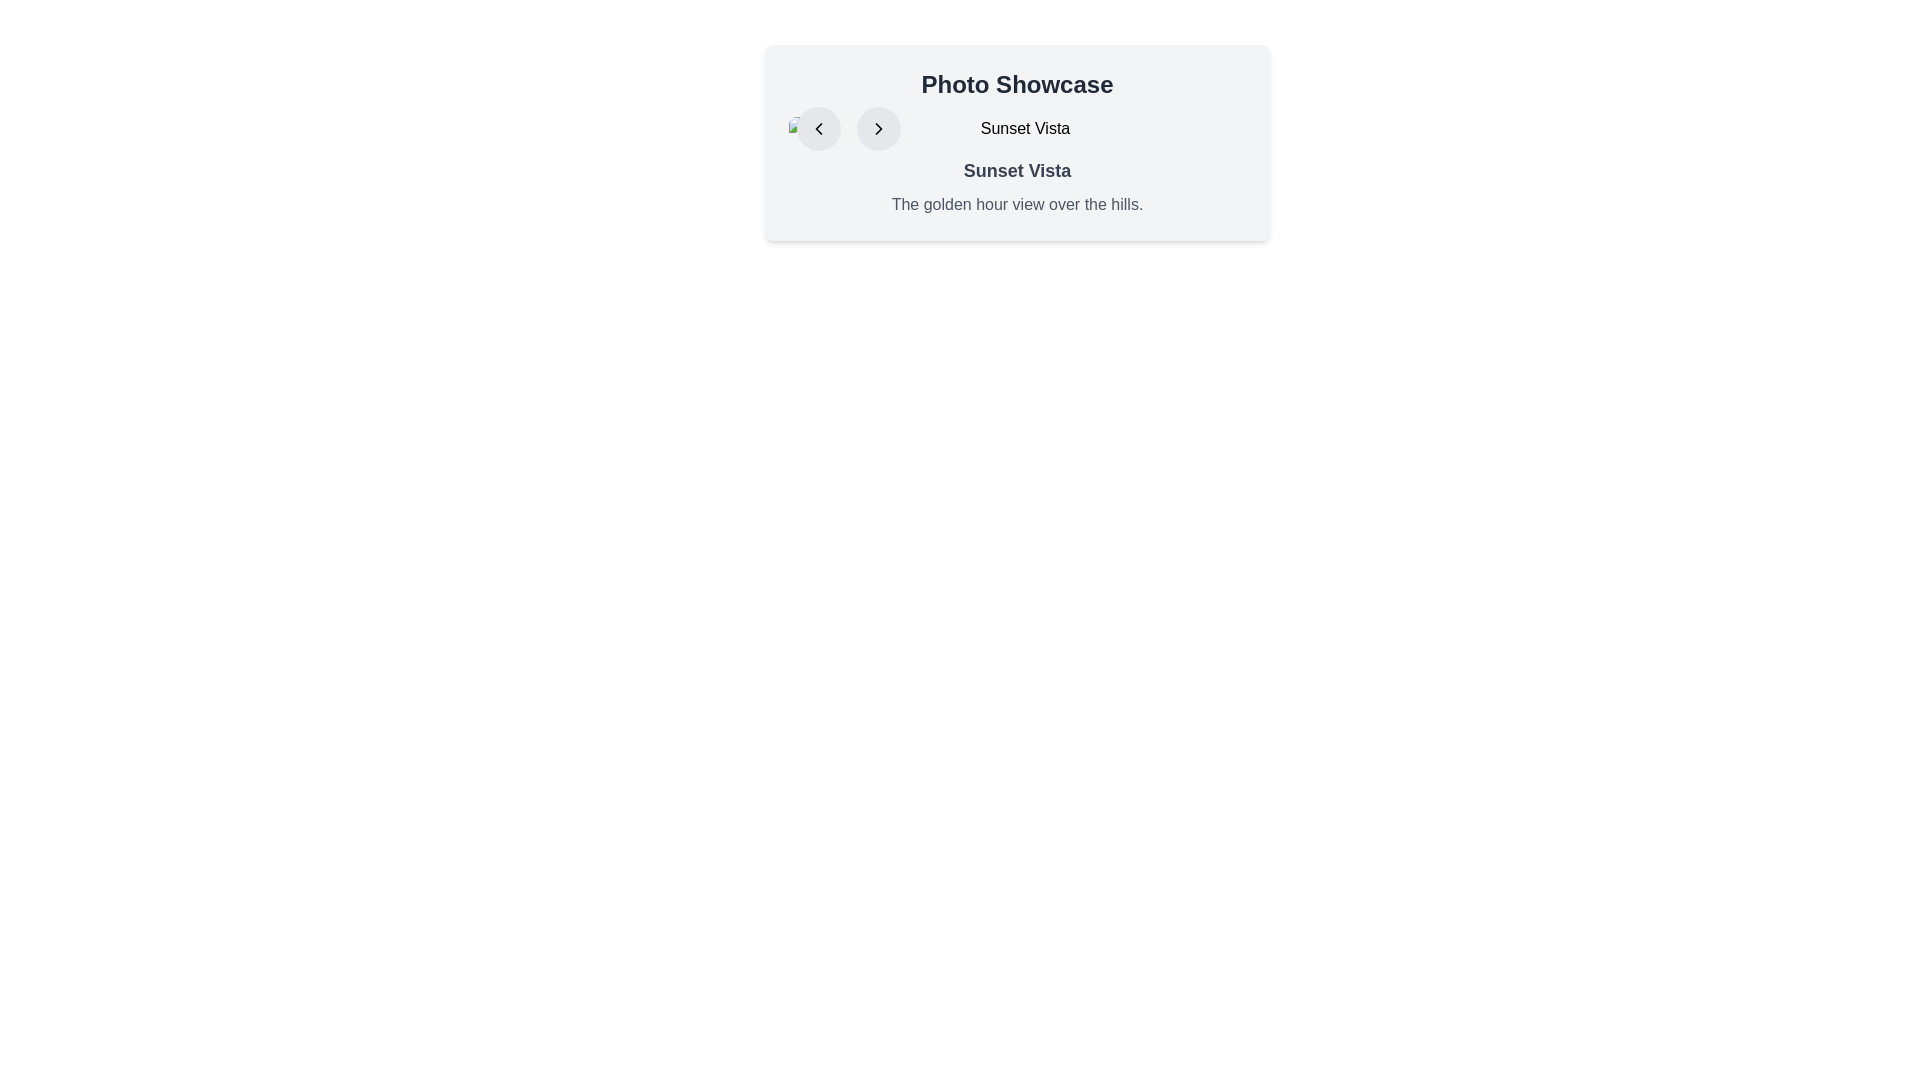 The width and height of the screenshot is (1920, 1080). What do you see at coordinates (819, 128) in the screenshot?
I see `the circular 'Back' button icon located to the left of the 'Photo Showcase' component` at bounding box center [819, 128].